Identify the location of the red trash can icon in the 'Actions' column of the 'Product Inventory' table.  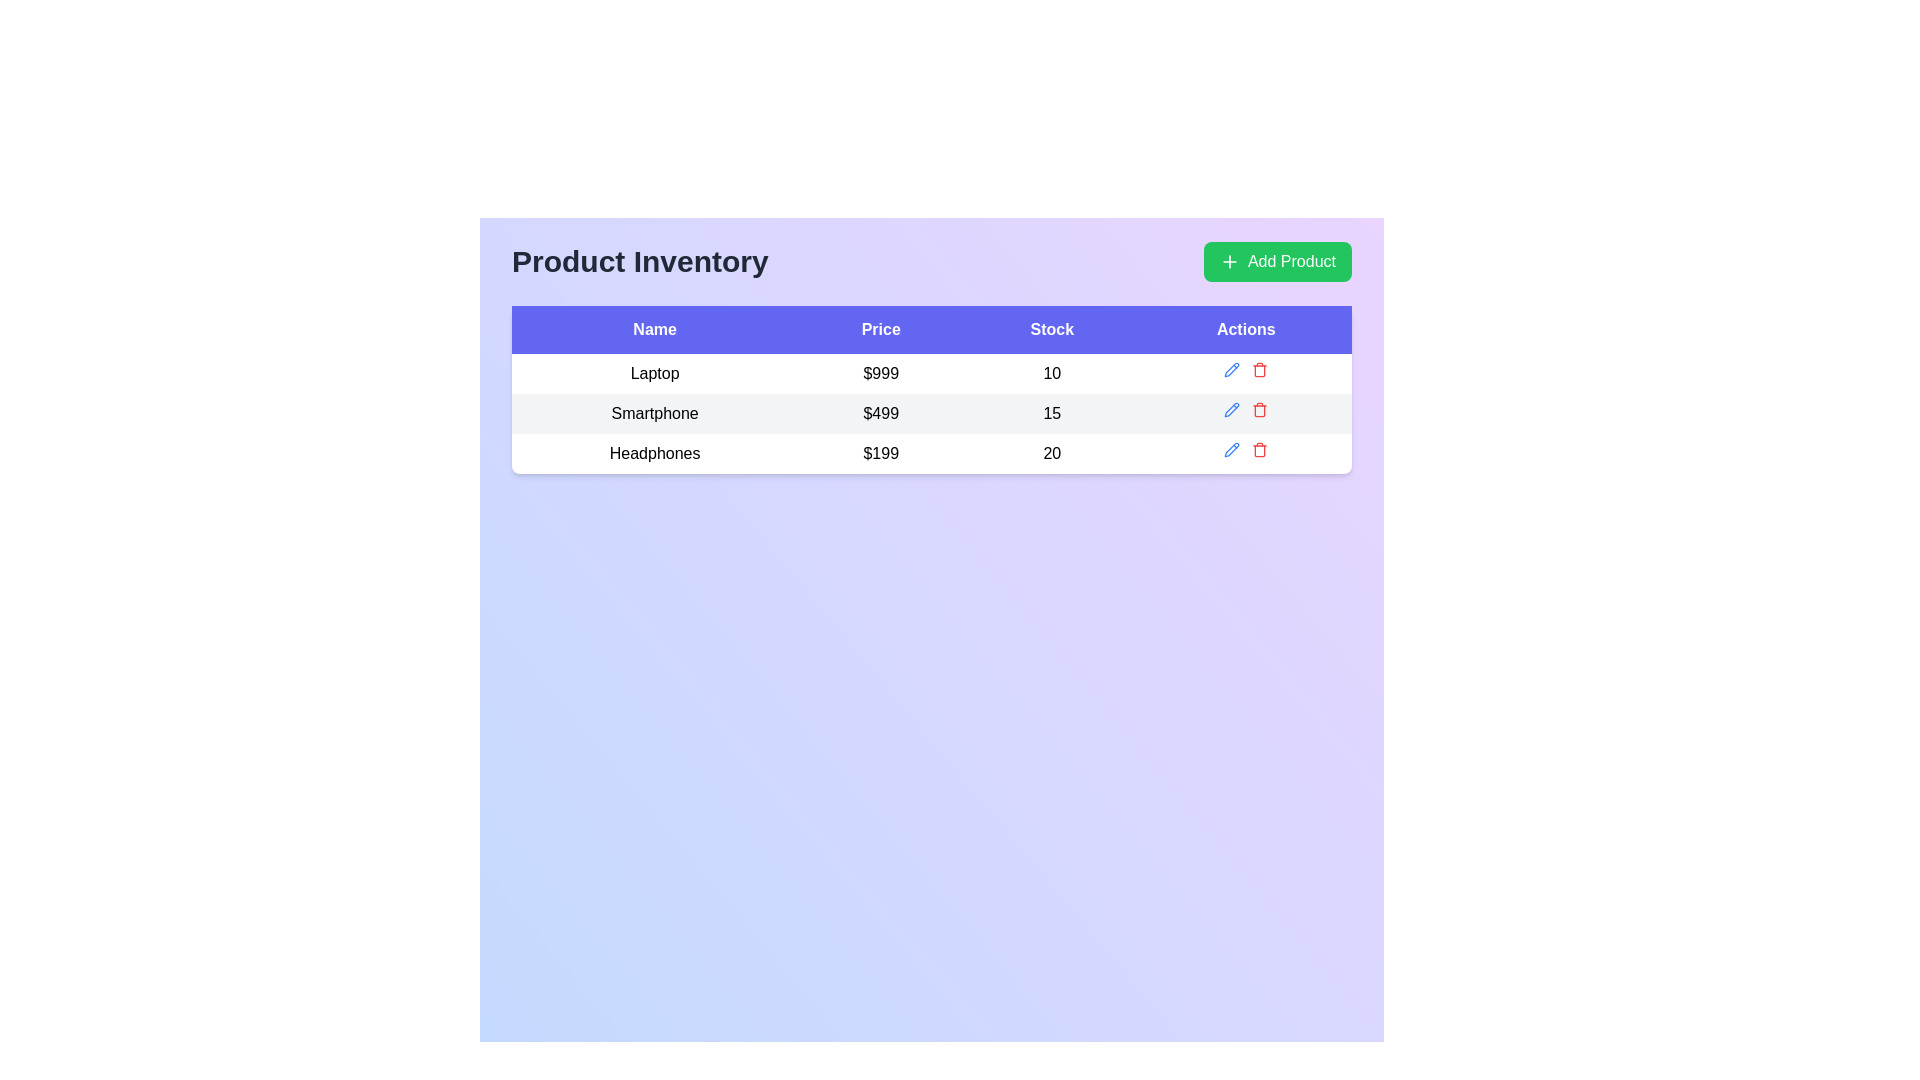
(1258, 370).